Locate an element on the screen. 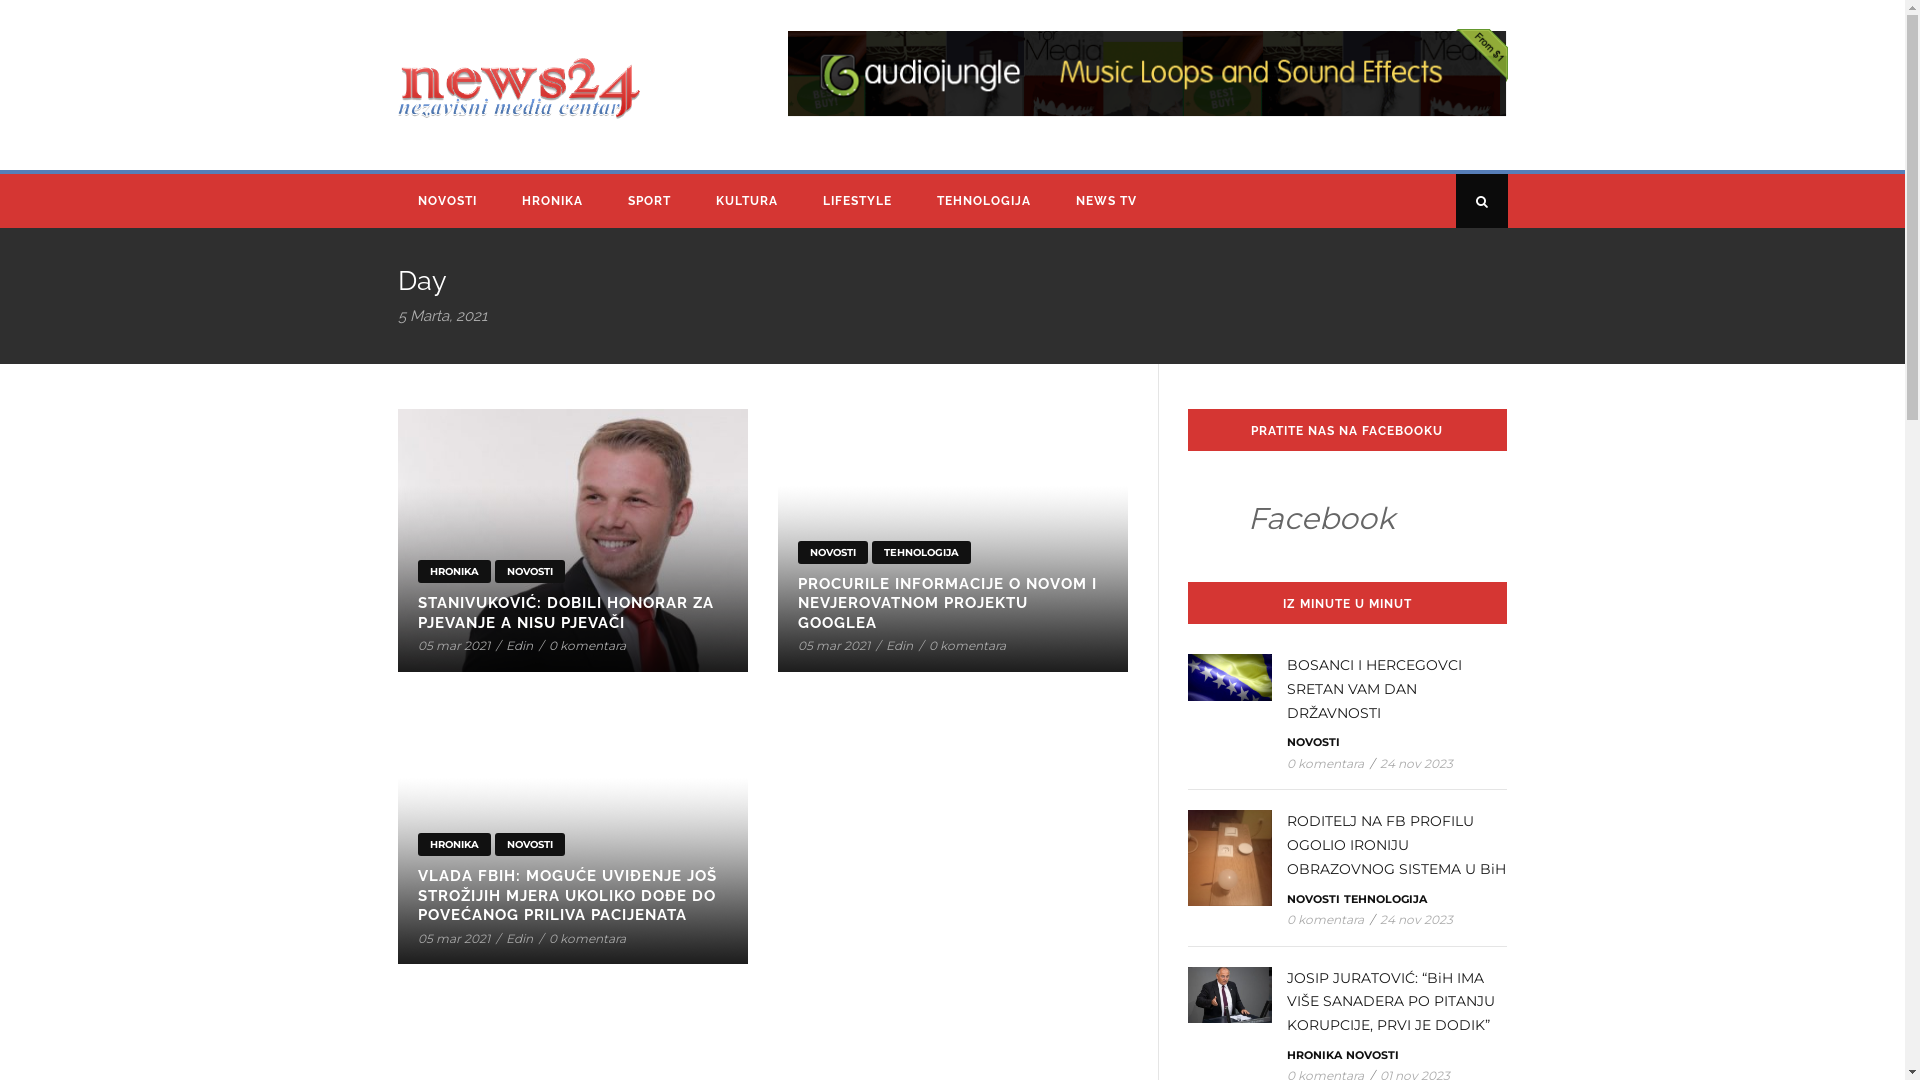  'TEHNOLOGIJA' is located at coordinates (1384, 897).